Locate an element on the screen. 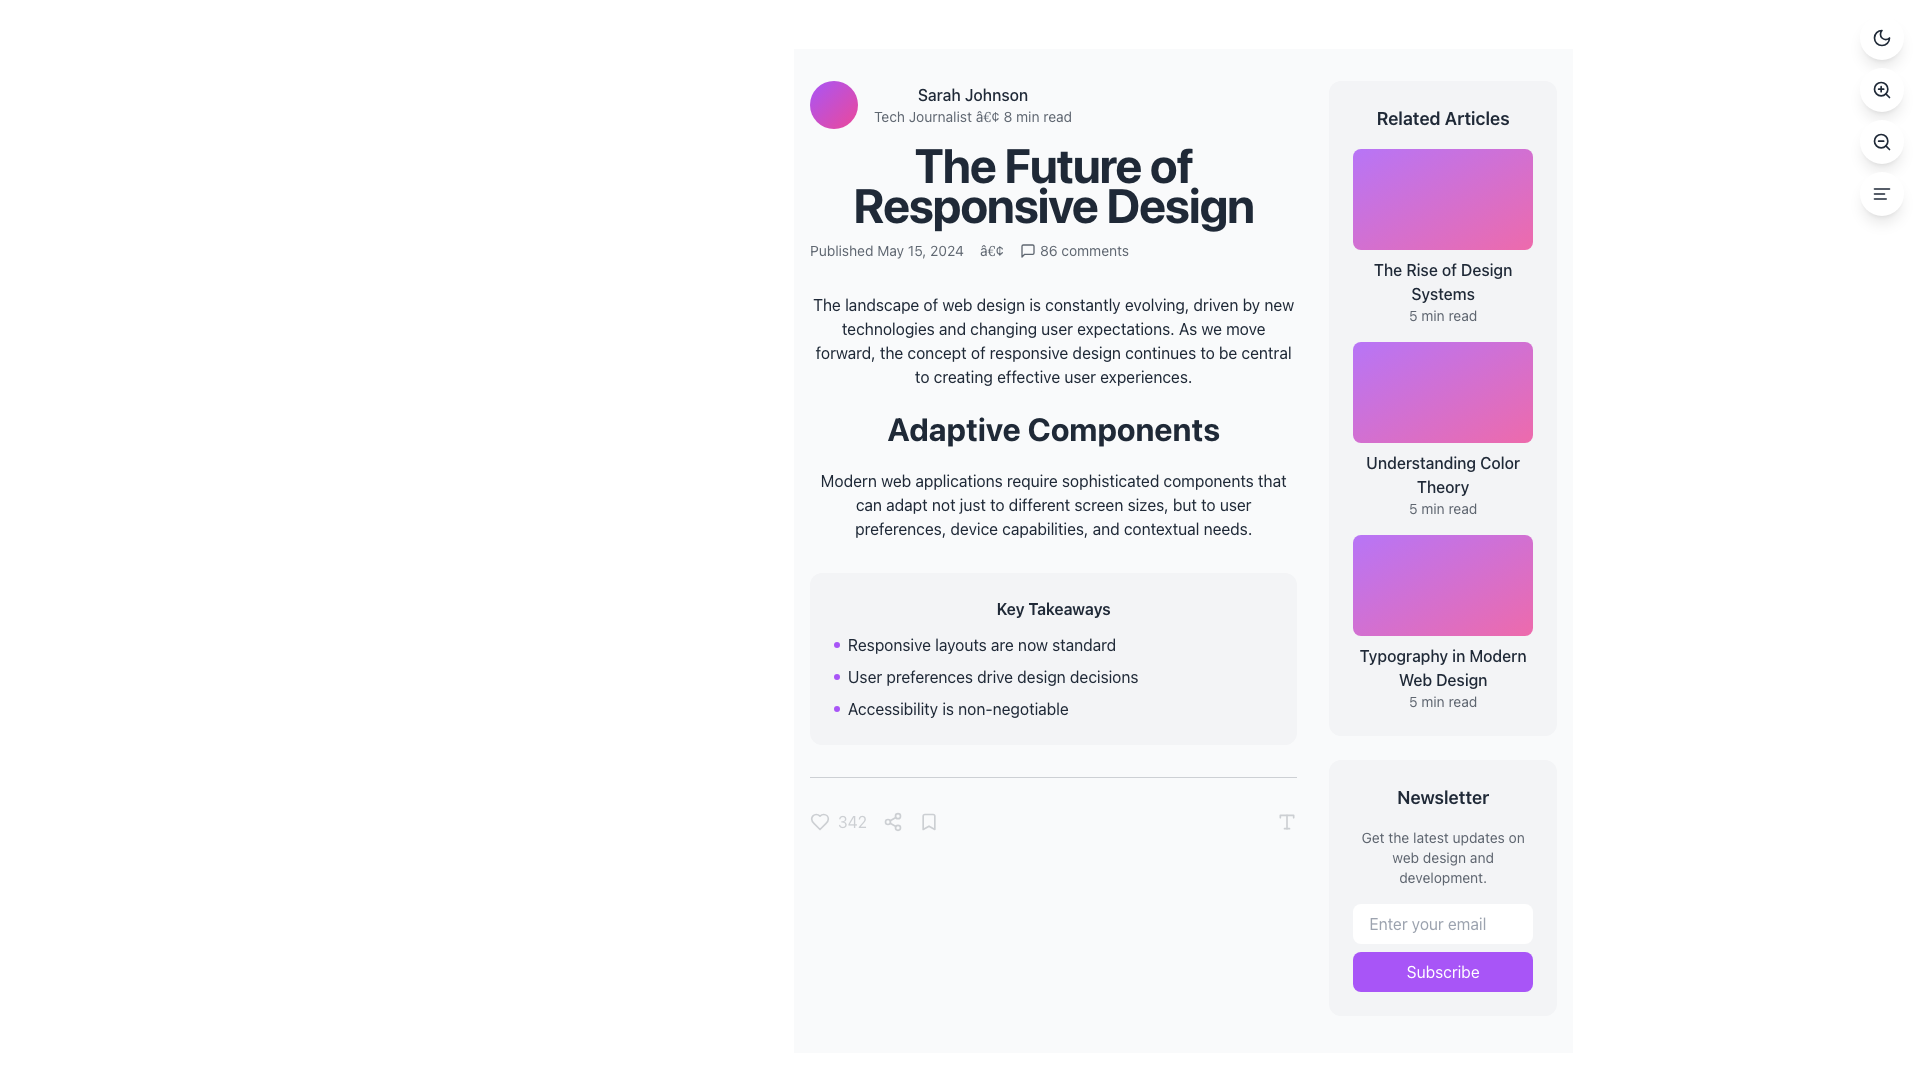 The width and height of the screenshot is (1920, 1080). the comments count in the Metadata display row under the article title 'The Future of Responsive Design' is located at coordinates (1052, 249).